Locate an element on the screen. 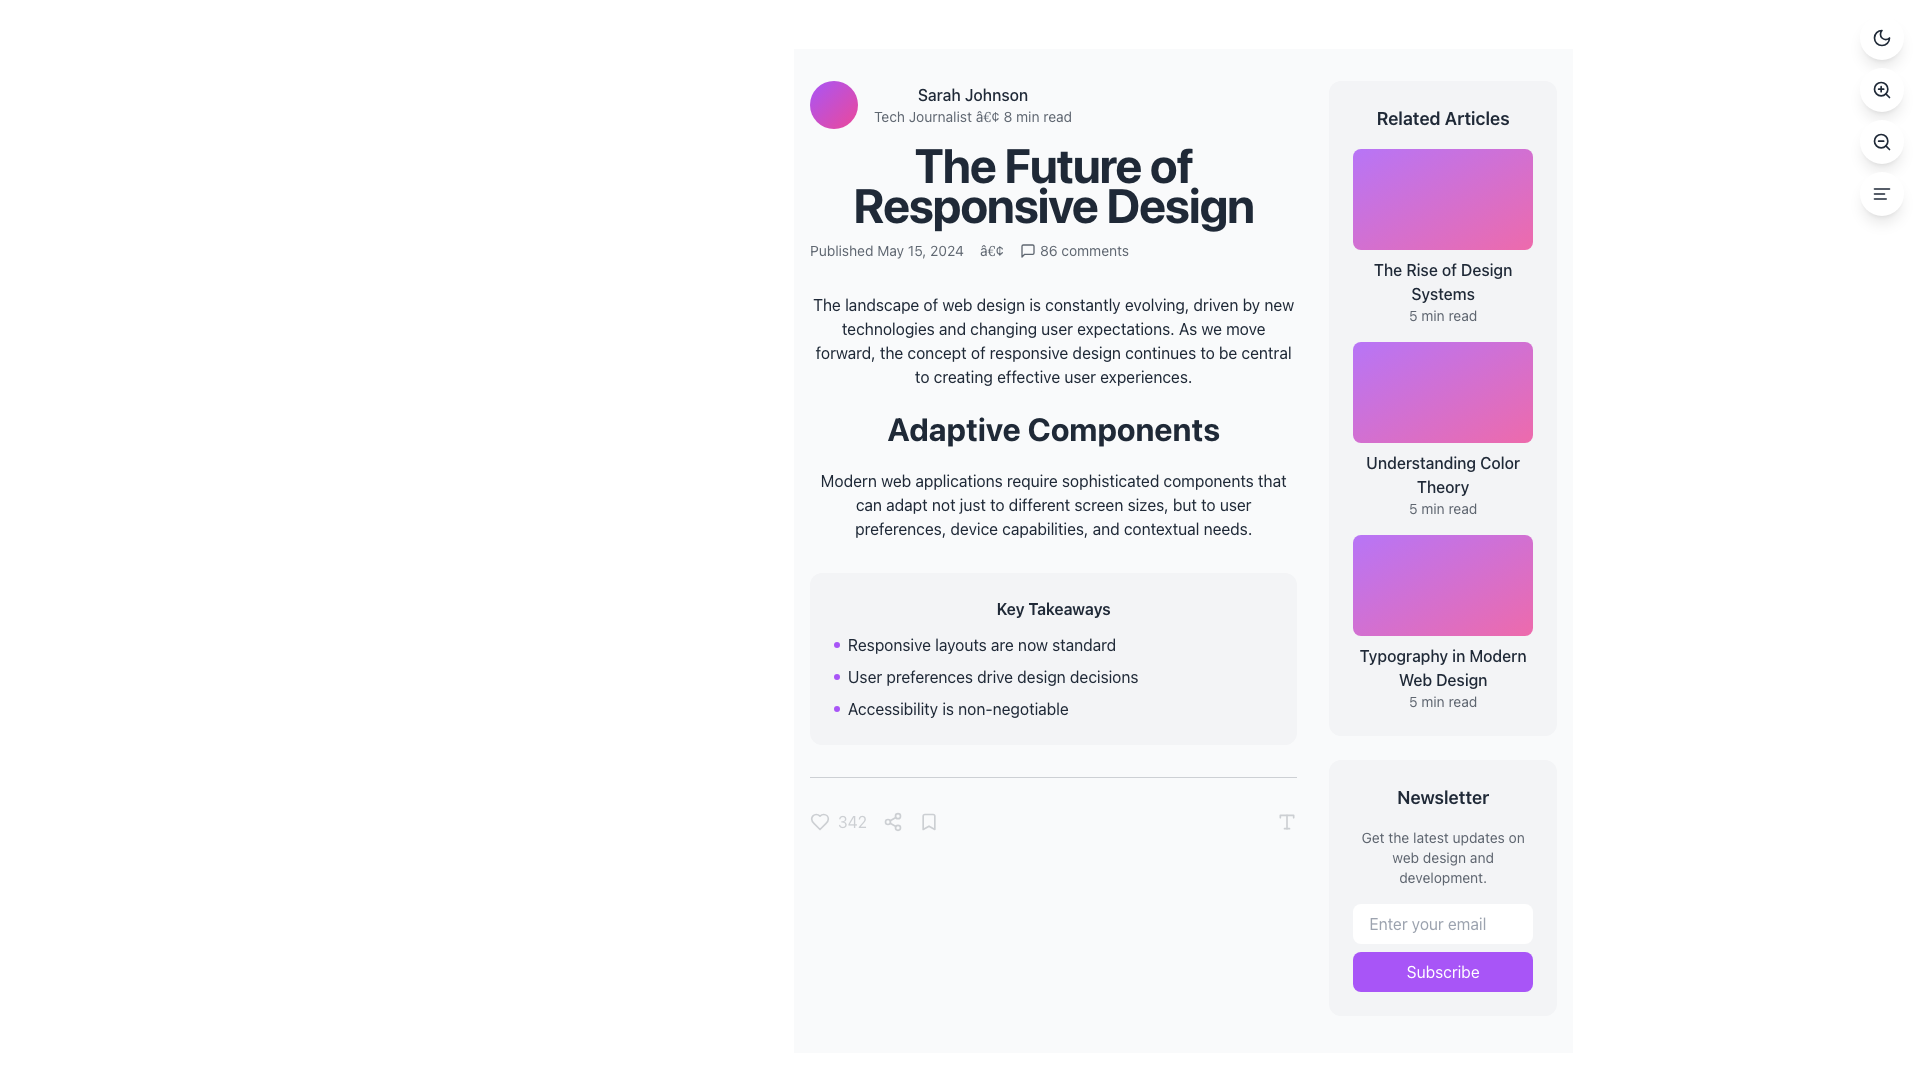 The width and height of the screenshot is (1920, 1080). the comments count in the Metadata display row under the article title 'The Future of Responsive Design' is located at coordinates (1052, 249).